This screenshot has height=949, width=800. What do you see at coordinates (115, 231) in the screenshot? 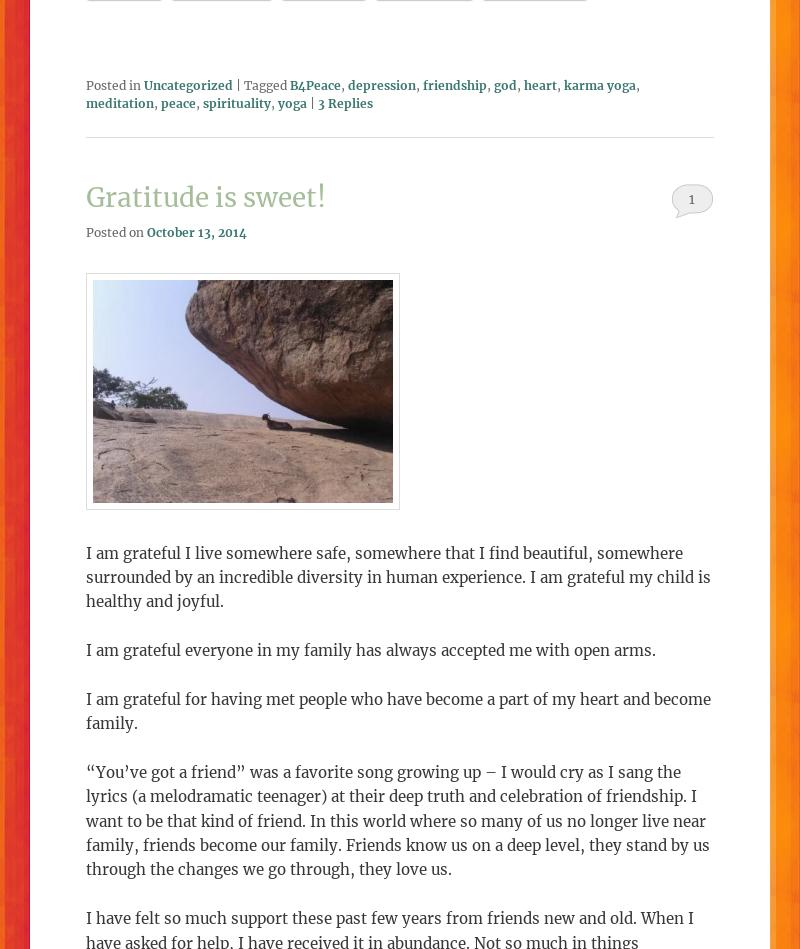
I see `'Posted on'` at bounding box center [115, 231].